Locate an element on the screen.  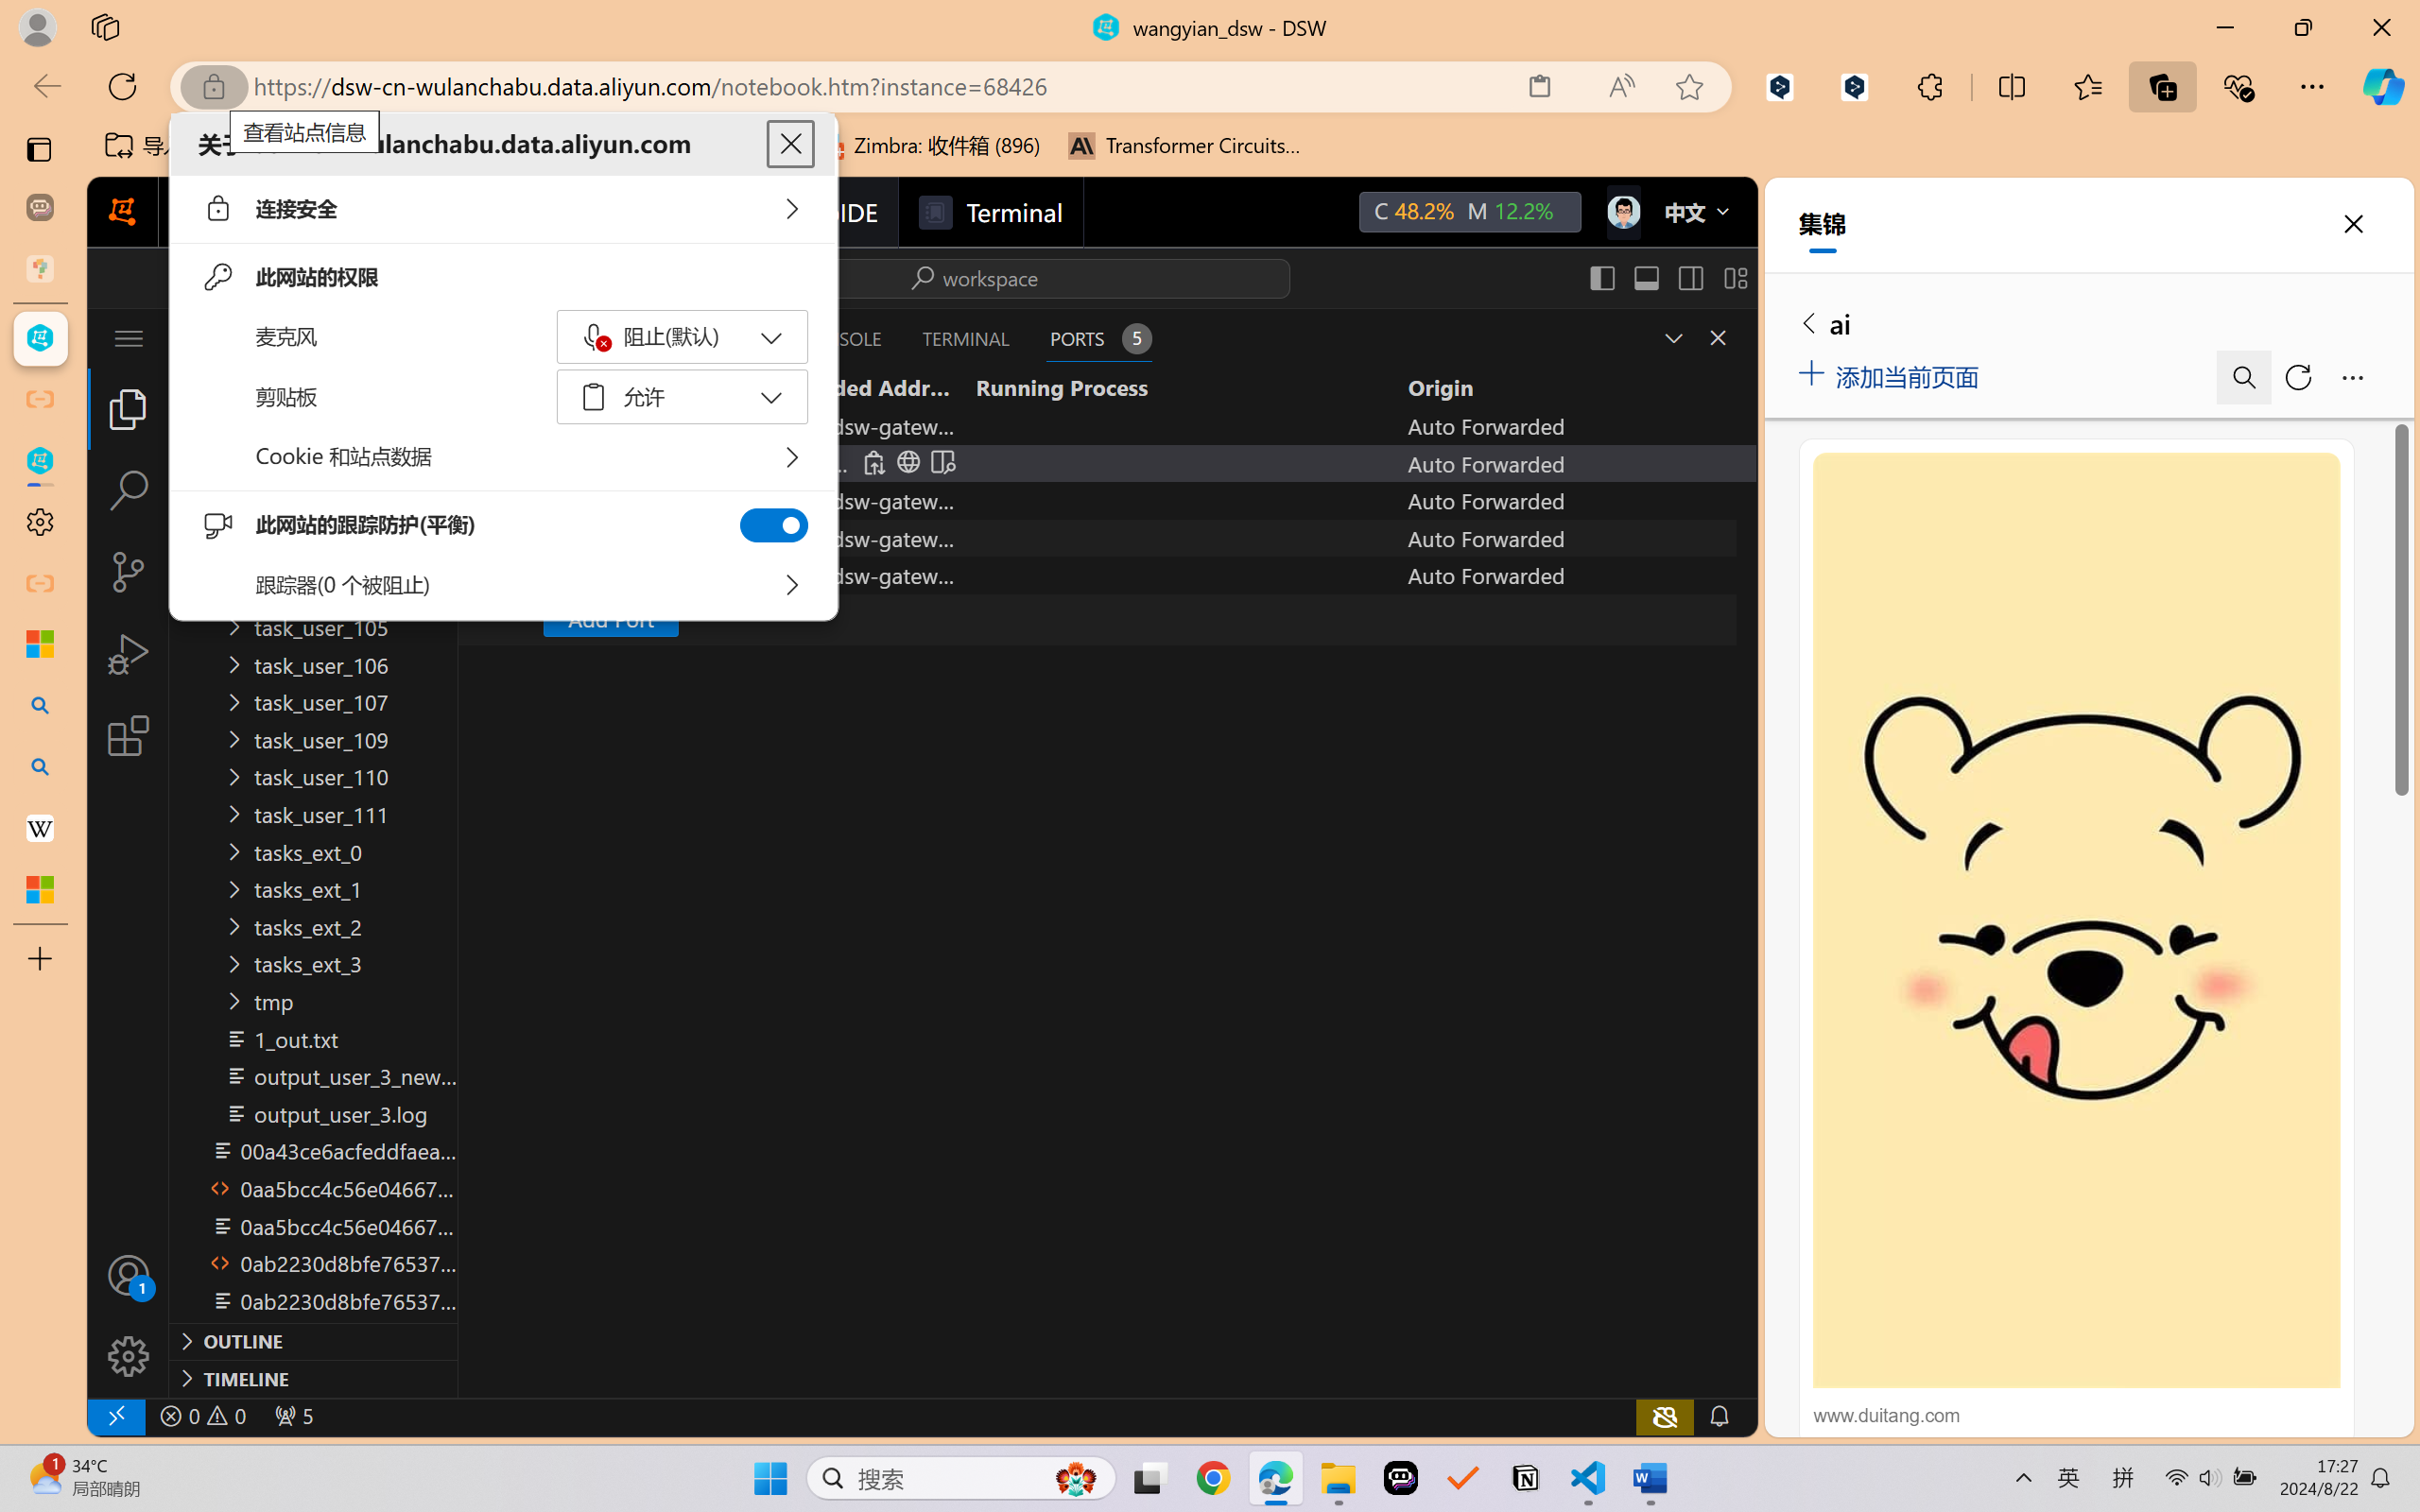
'Copilot (Ctrl+Shift+.)' is located at coordinates (2383, 86).